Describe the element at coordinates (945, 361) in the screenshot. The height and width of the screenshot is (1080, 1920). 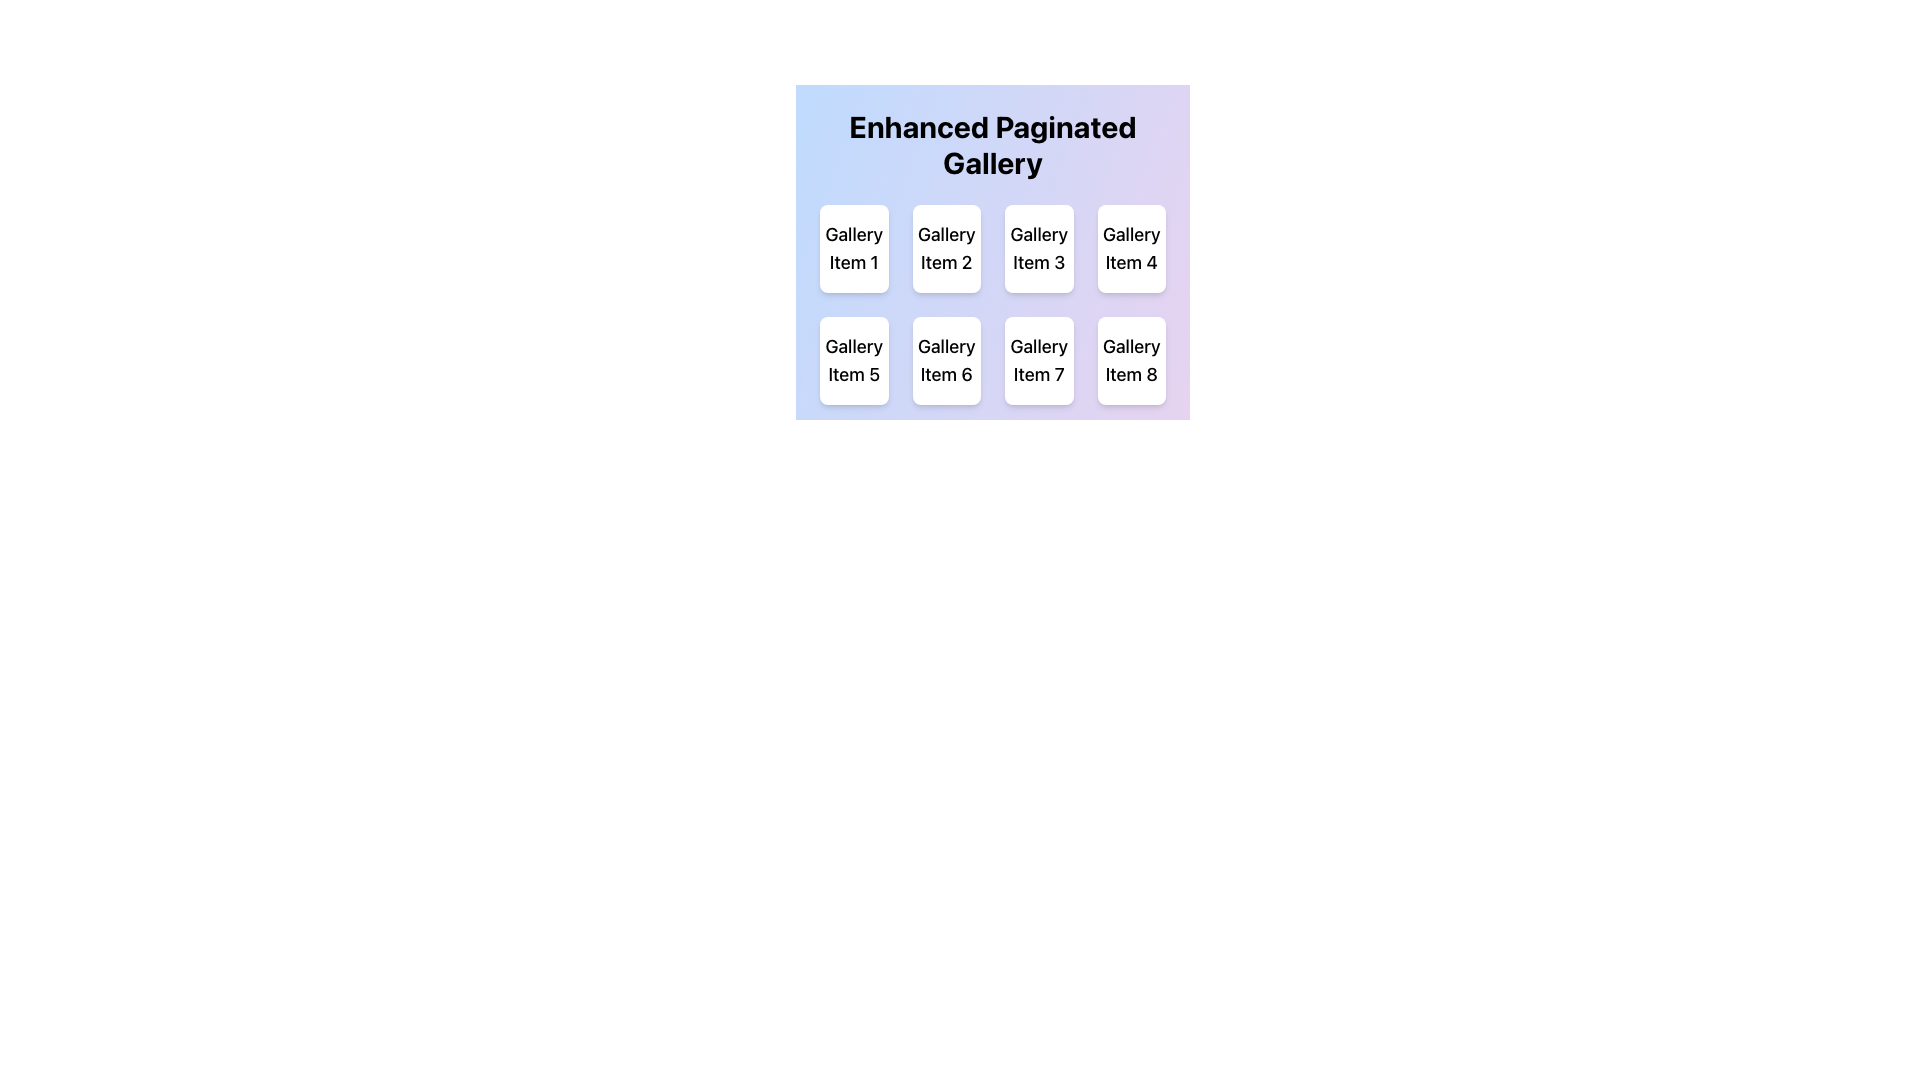
I see `the rectangular card with textual content located in the second row, second column of the 'Enhanced Paginated Gallery'` at that location.